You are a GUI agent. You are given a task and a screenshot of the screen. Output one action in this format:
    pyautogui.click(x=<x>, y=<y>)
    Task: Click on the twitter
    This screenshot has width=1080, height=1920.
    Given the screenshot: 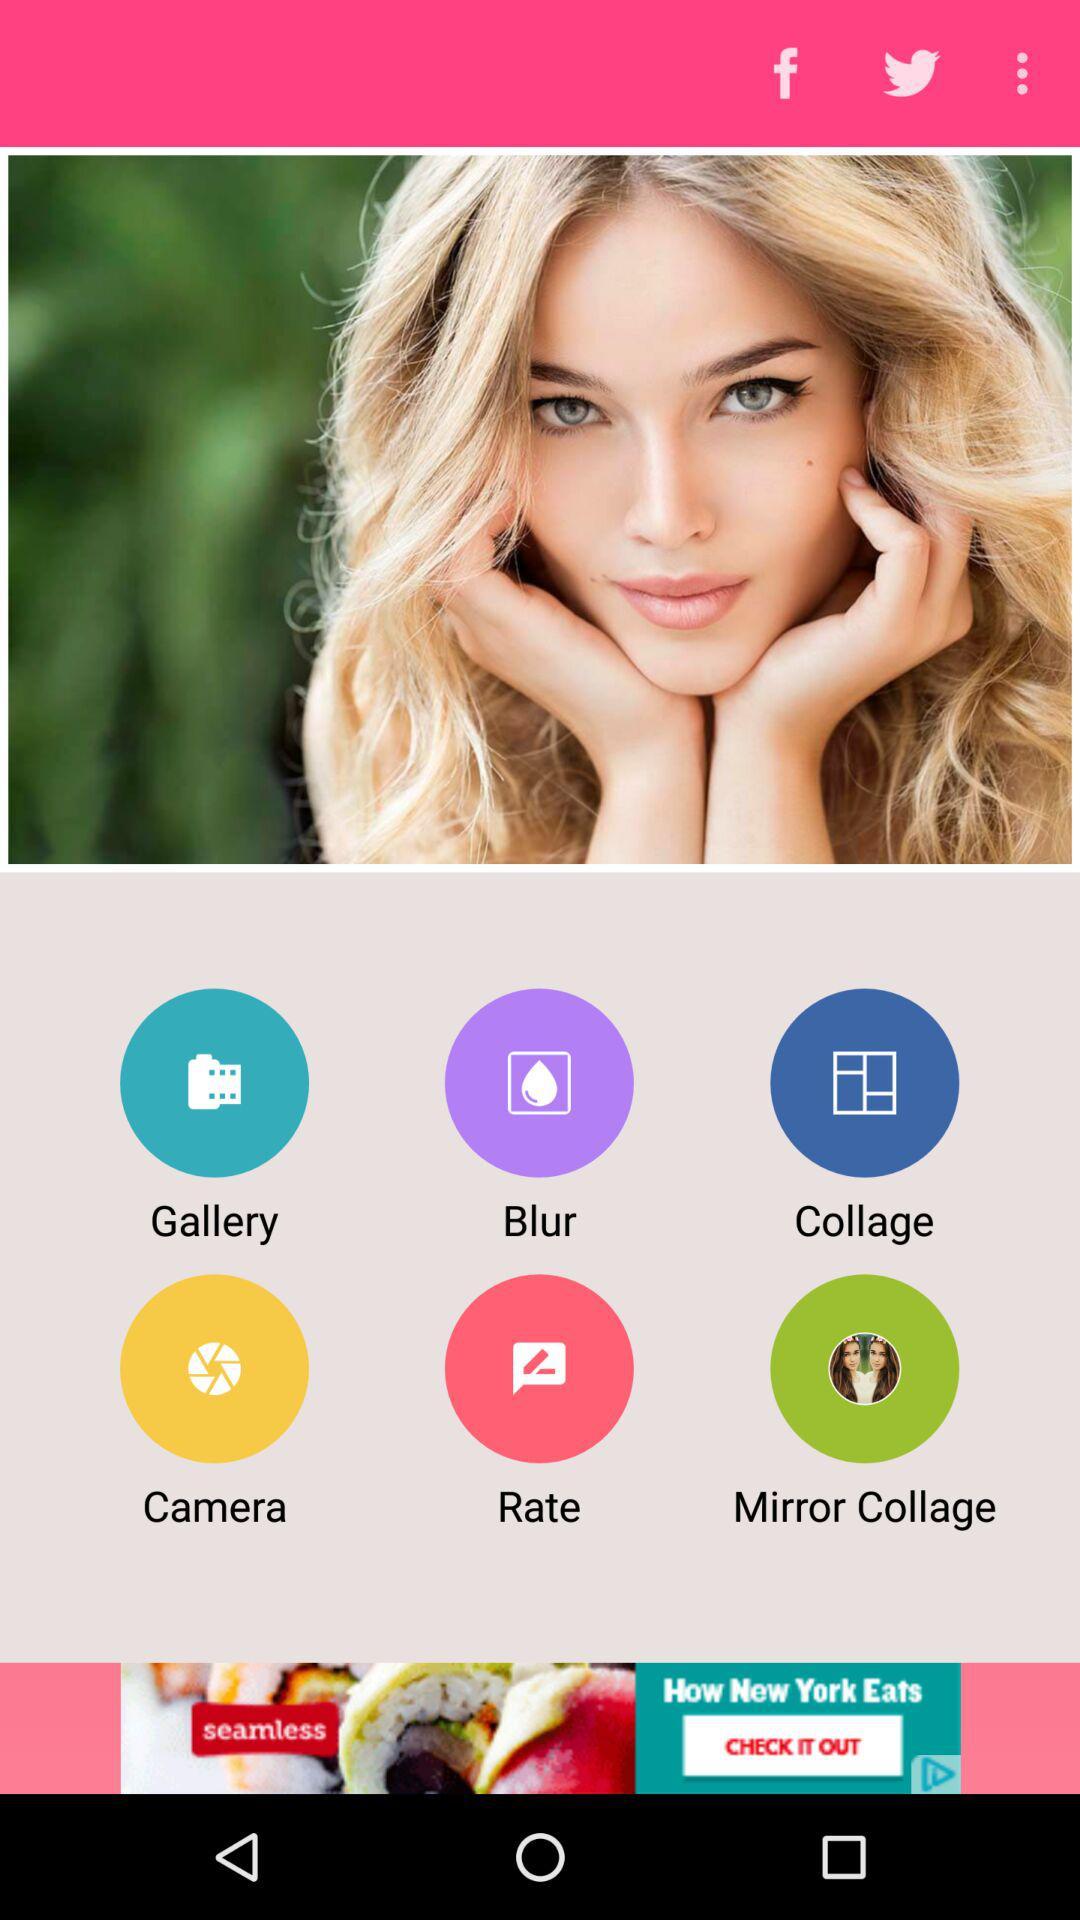 What is the action you would take?
    pyautogui.click(x=214, y=1082)
    